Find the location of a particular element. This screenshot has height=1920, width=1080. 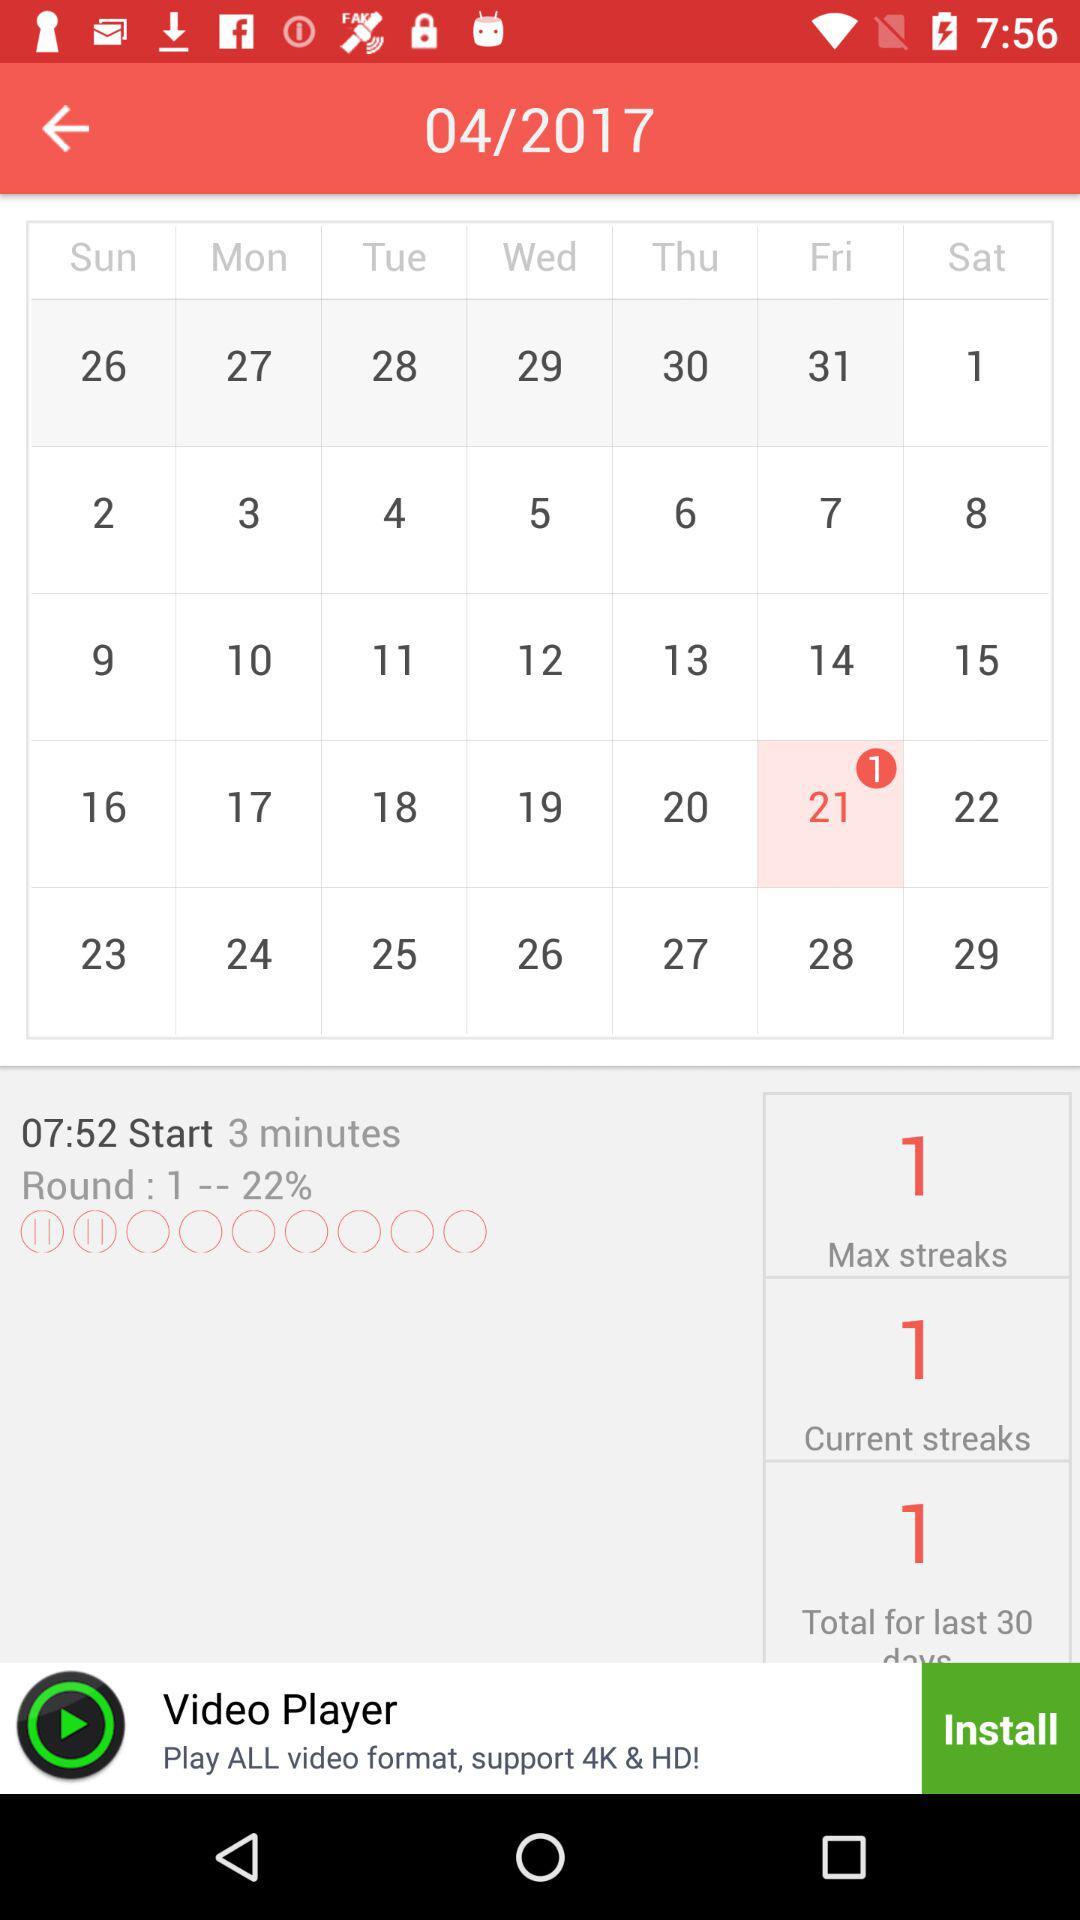

the icon below the round : 1 icon is located at coordinates (381, 1230).